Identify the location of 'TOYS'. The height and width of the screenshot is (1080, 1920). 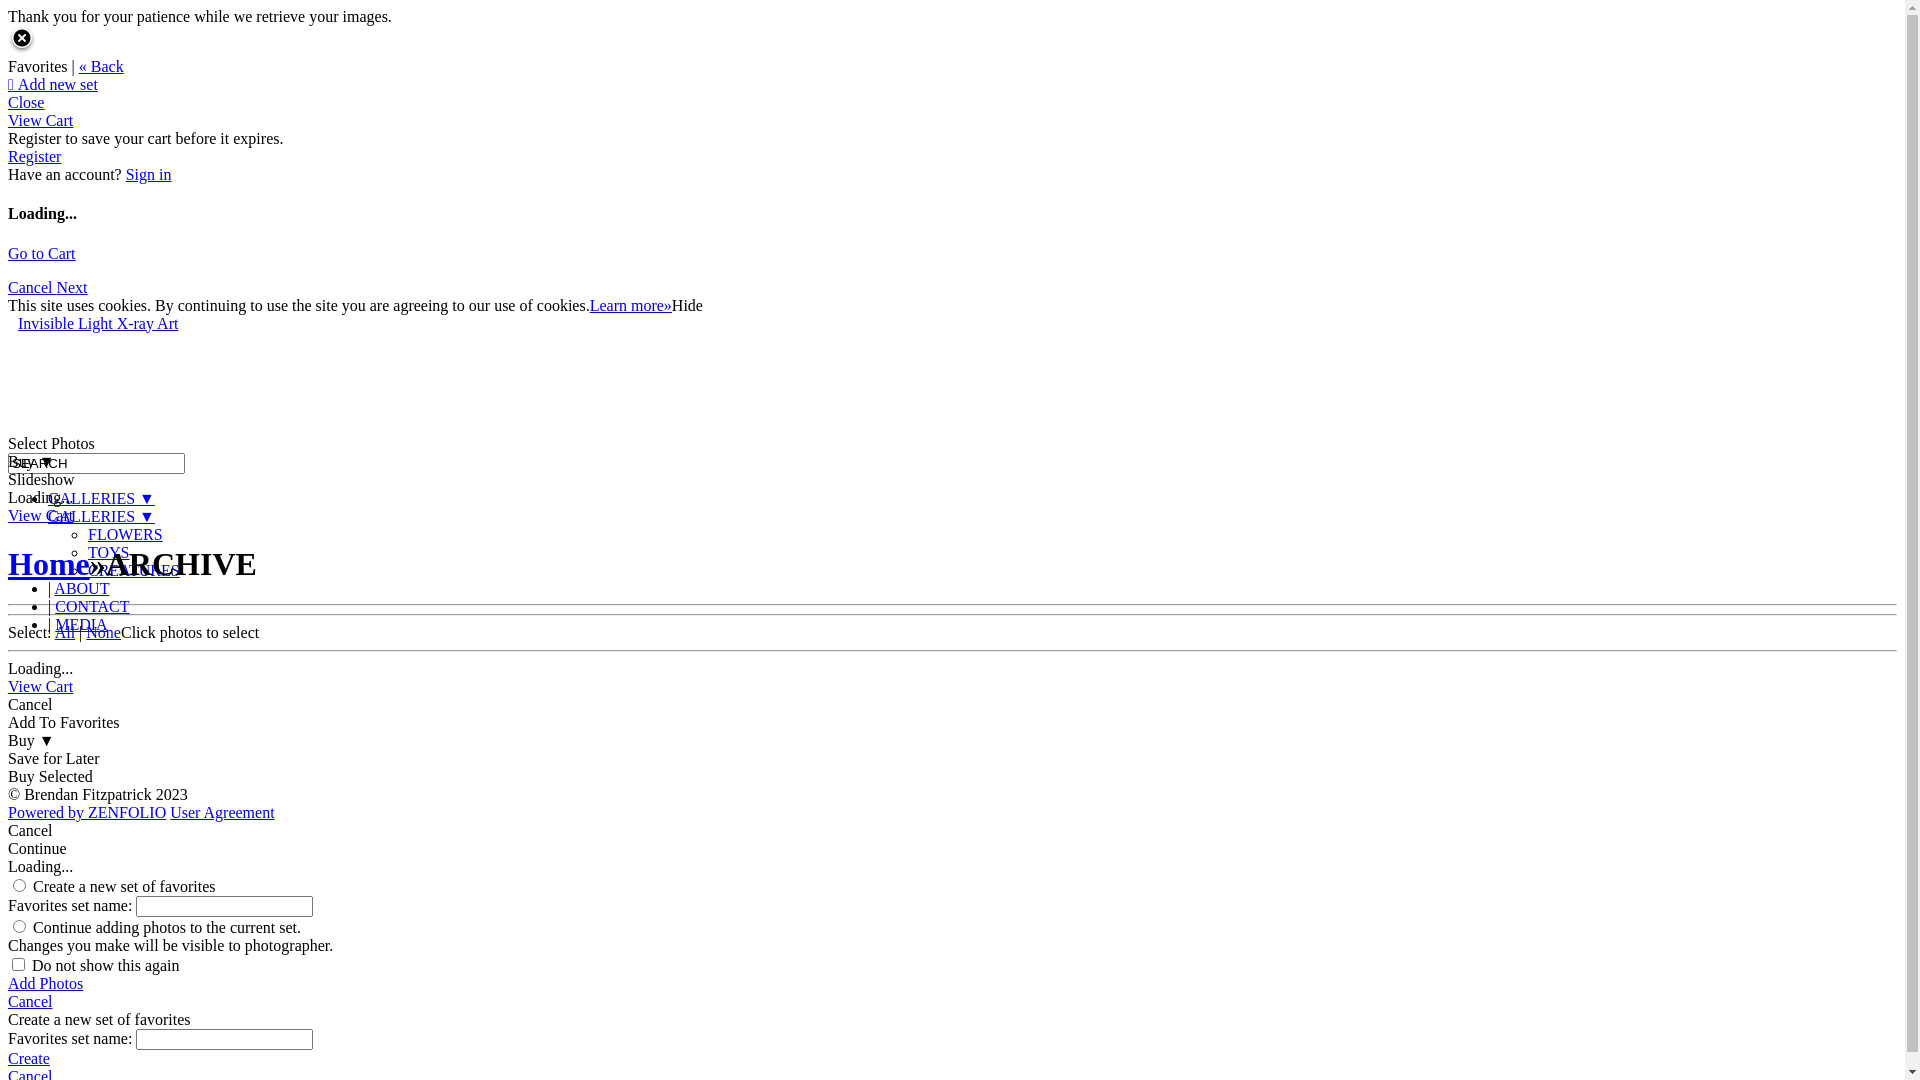
(108, 552).